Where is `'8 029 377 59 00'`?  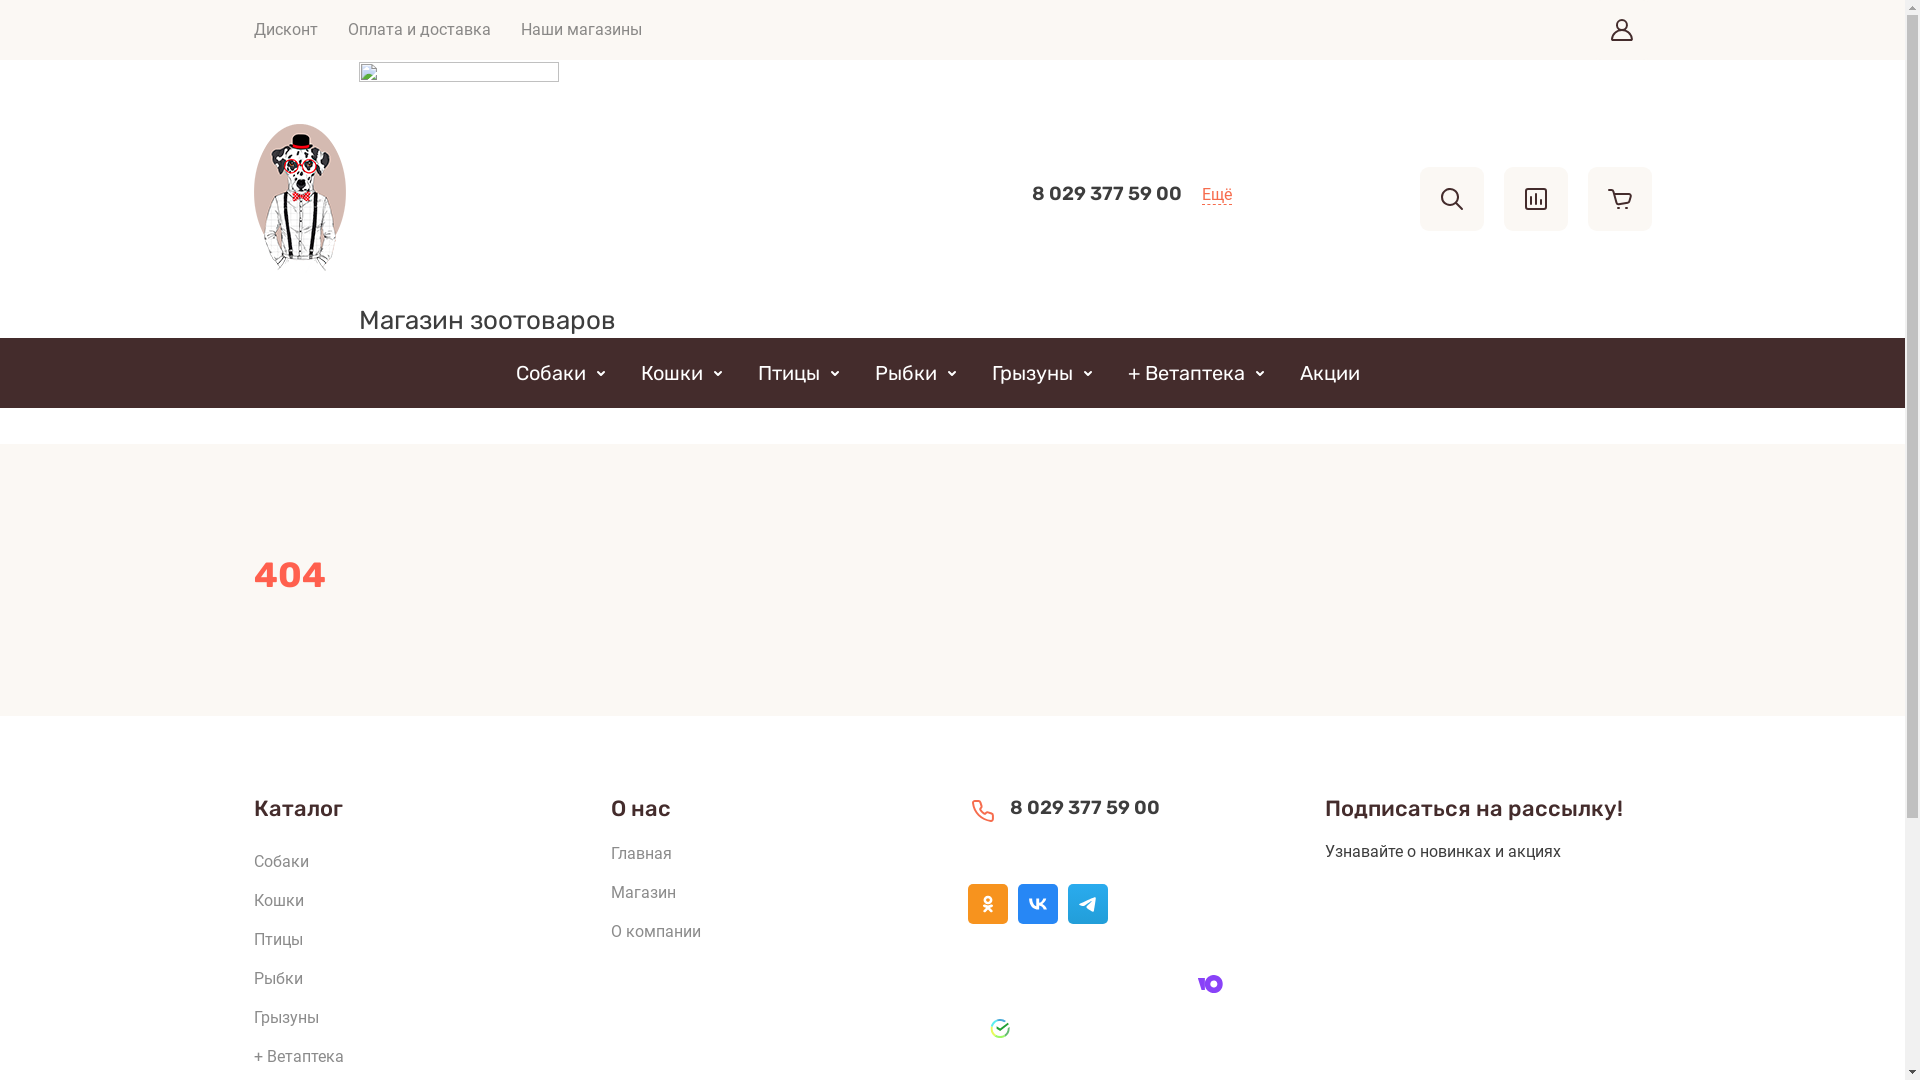
'8 029 377 59 00' is located at coordinates (1083, 806).